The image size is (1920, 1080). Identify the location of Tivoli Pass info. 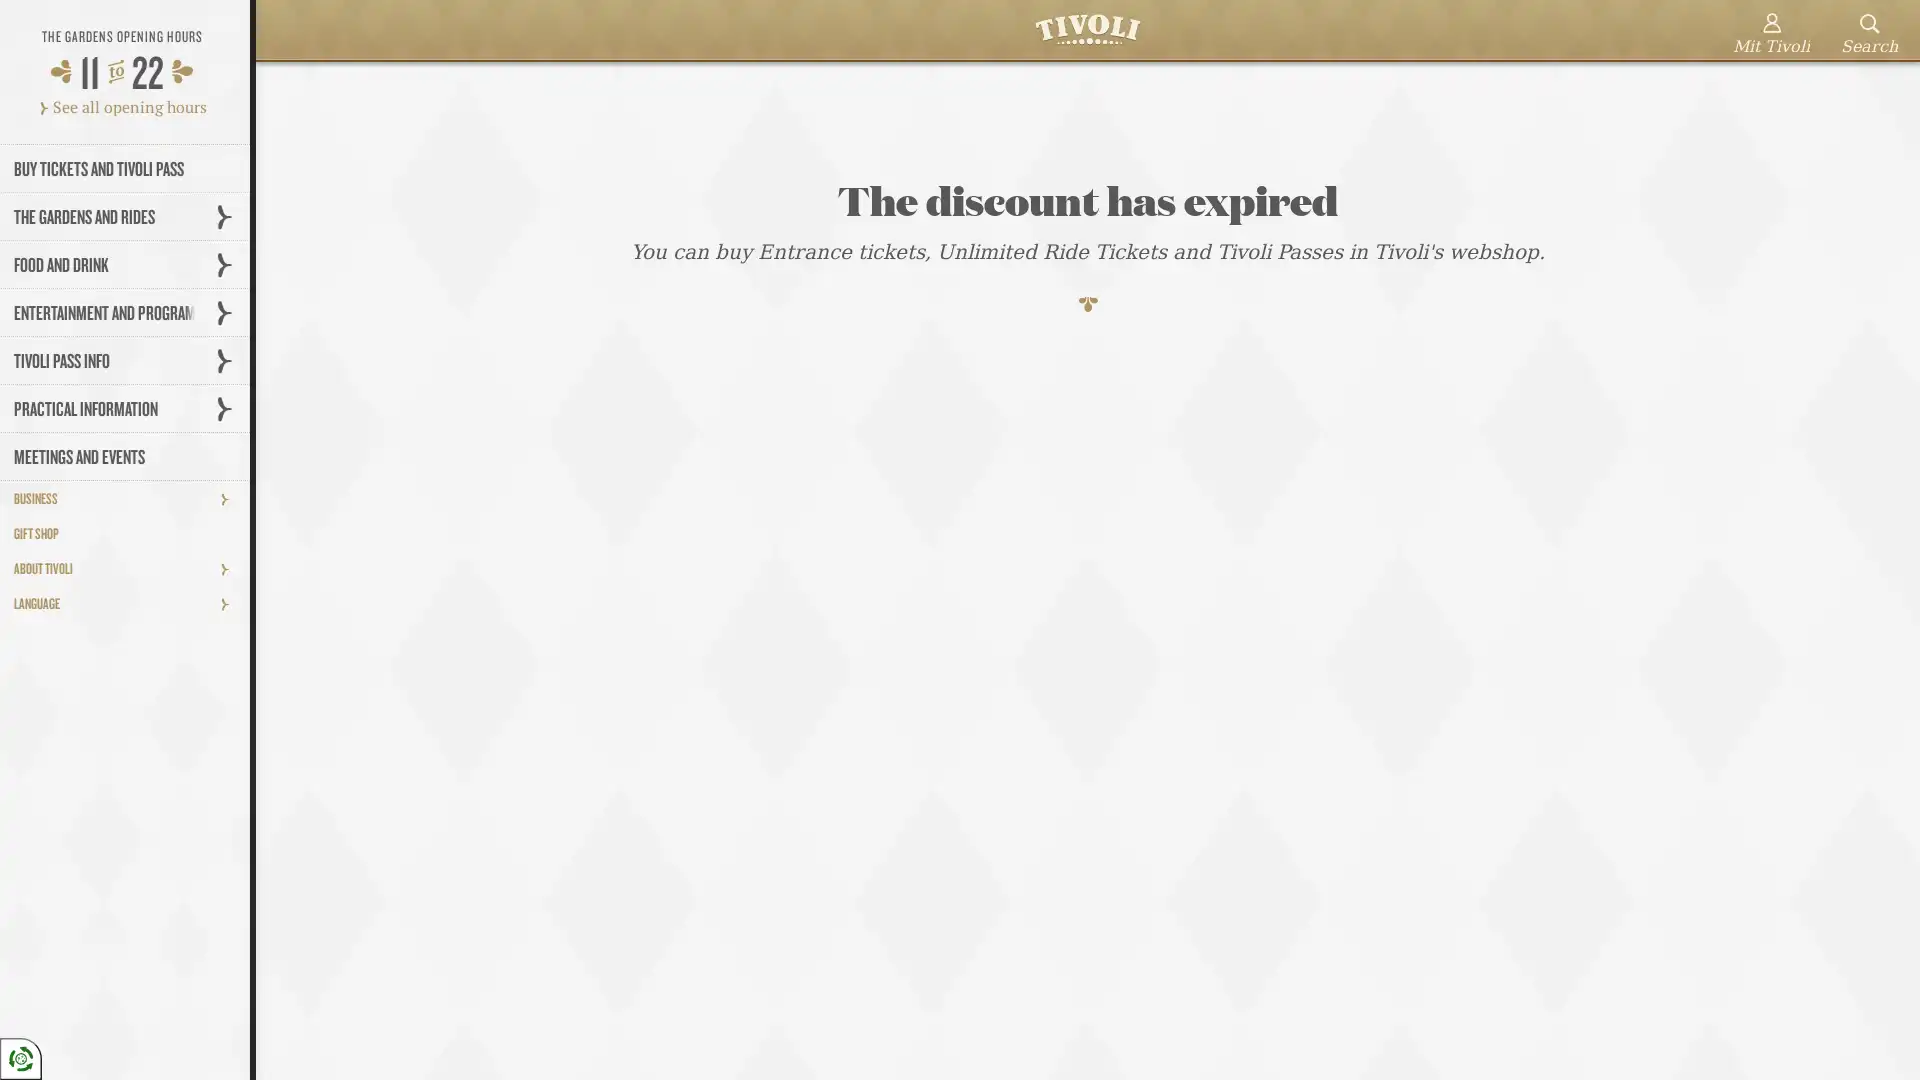
(230, 360).